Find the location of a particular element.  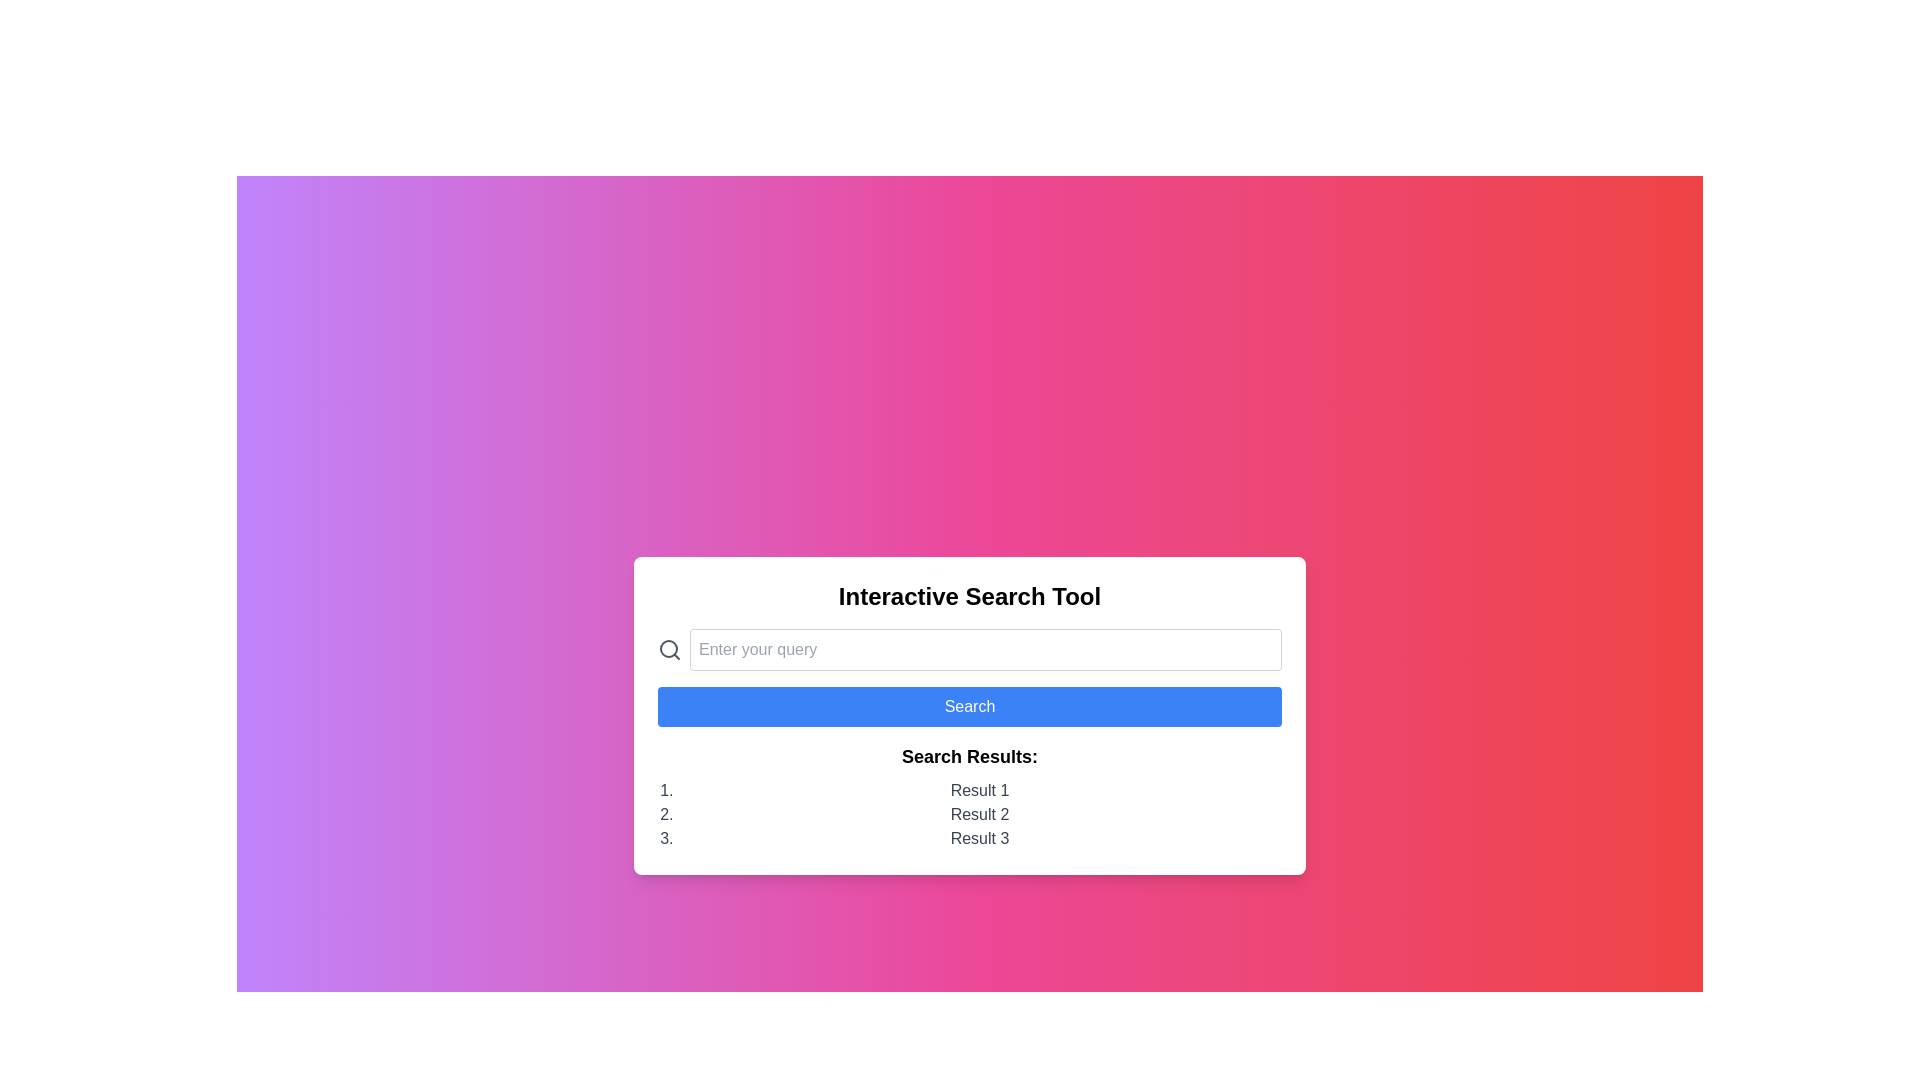

the distinct search button located centrally within the dialog box, directly below the input field labeled 'Enter your query' is located at coordinates (969, 715).